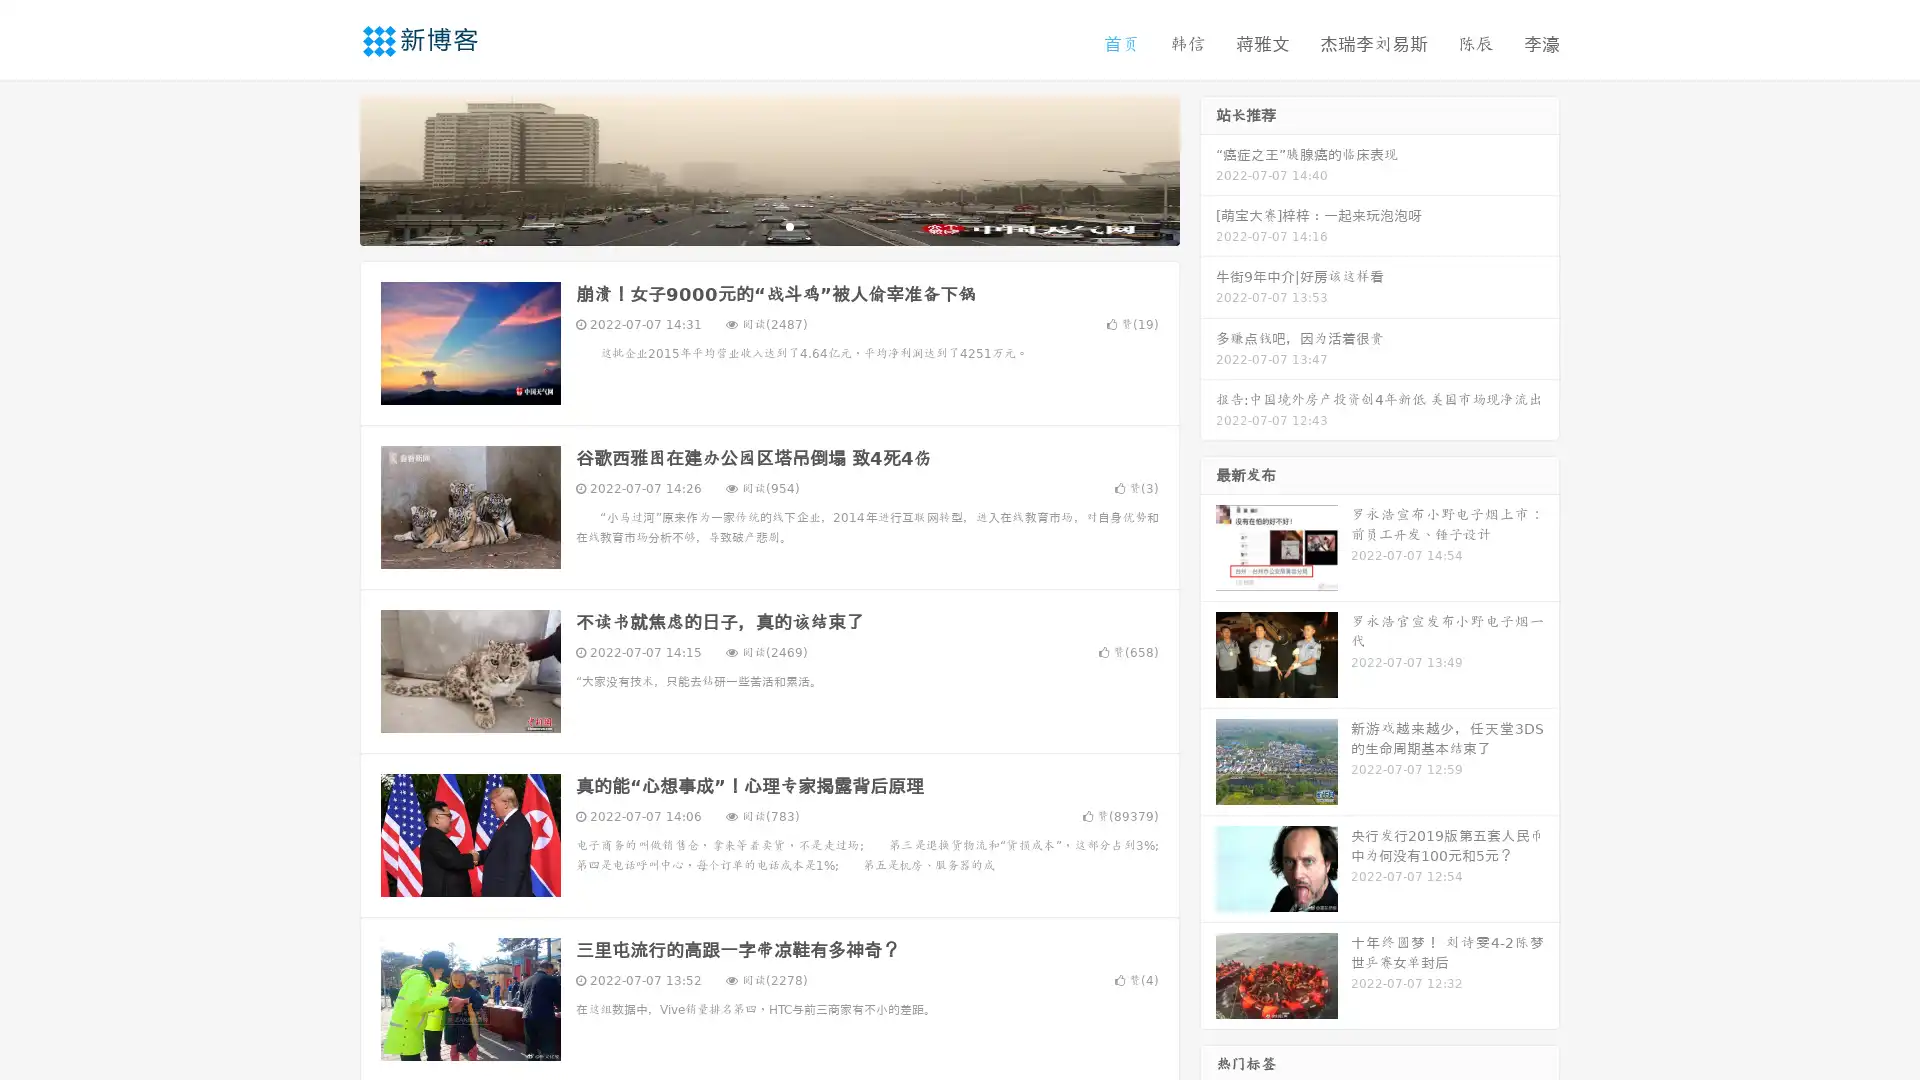  I want to click on Go to slide 3, so click(789, 225).